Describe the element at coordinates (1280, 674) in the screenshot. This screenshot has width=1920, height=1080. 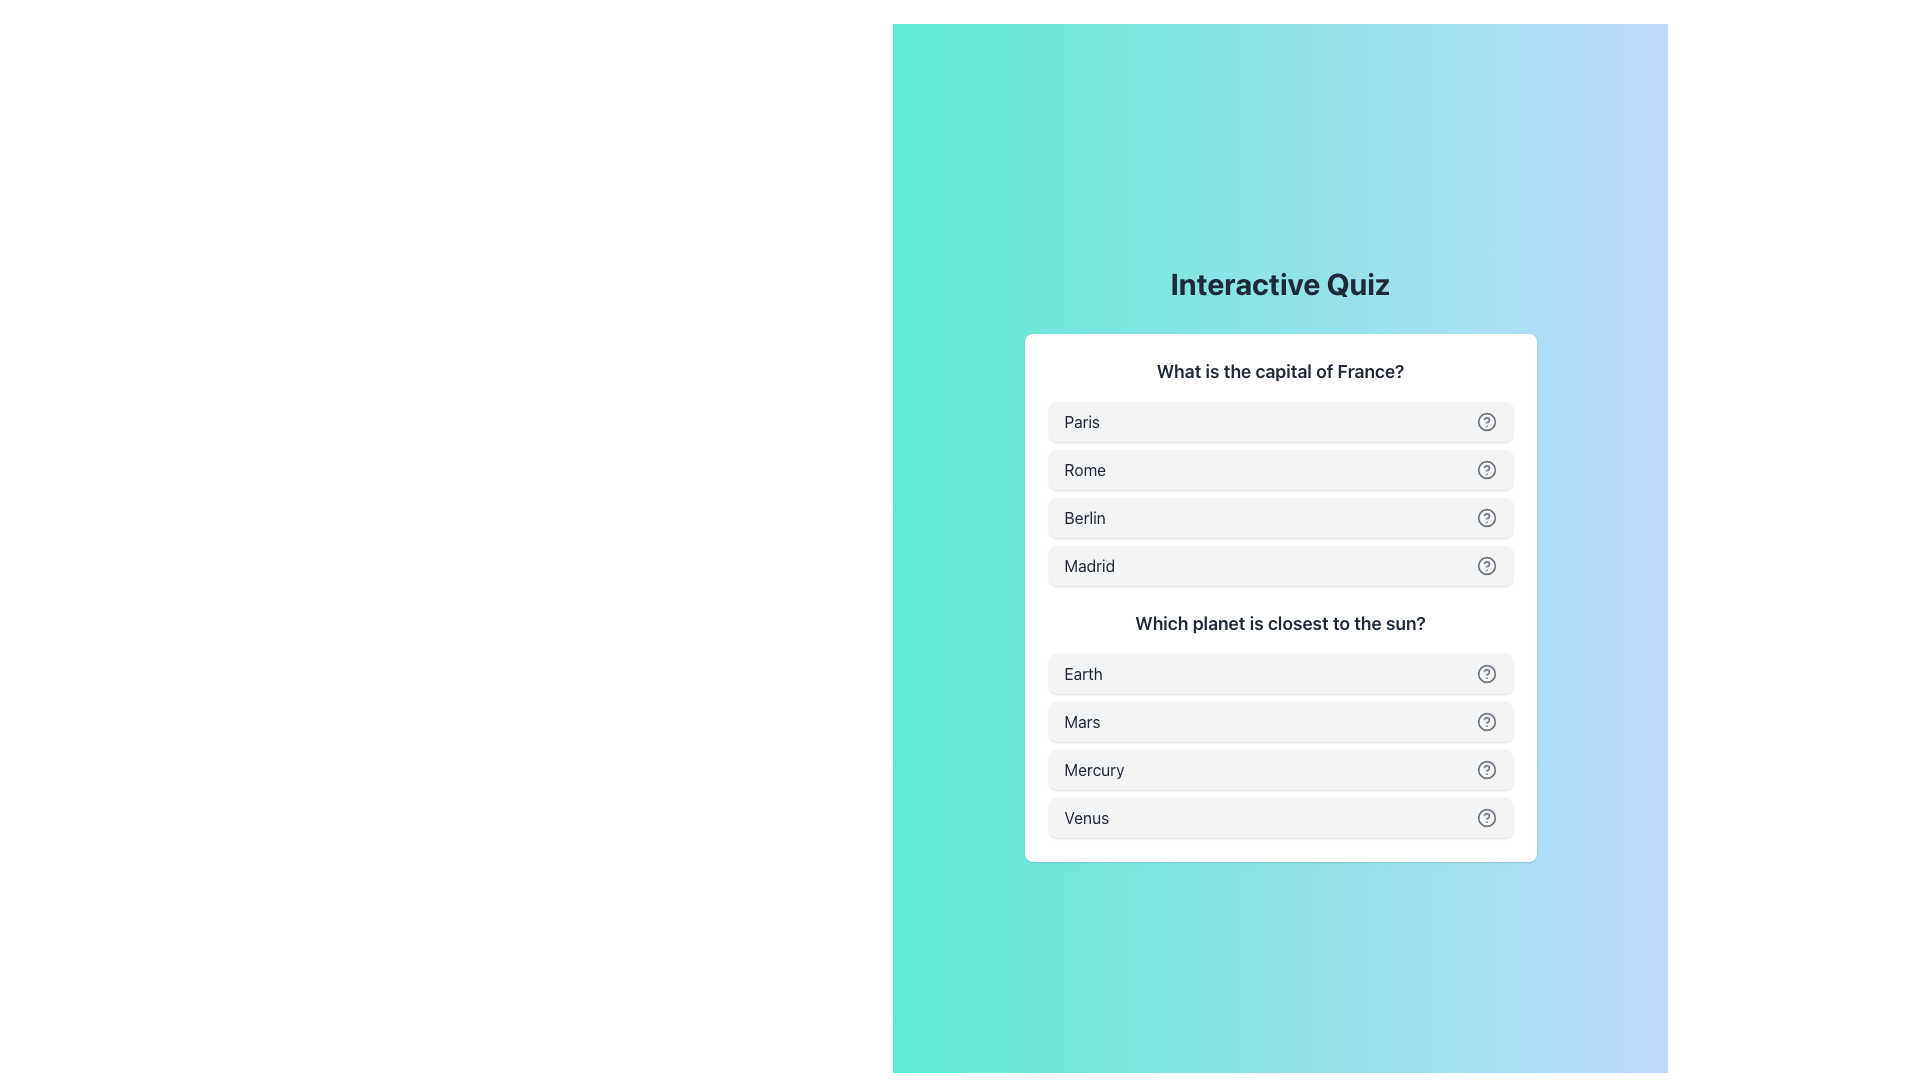
I see `the 'Earth' button in the quiz interface` at that location.